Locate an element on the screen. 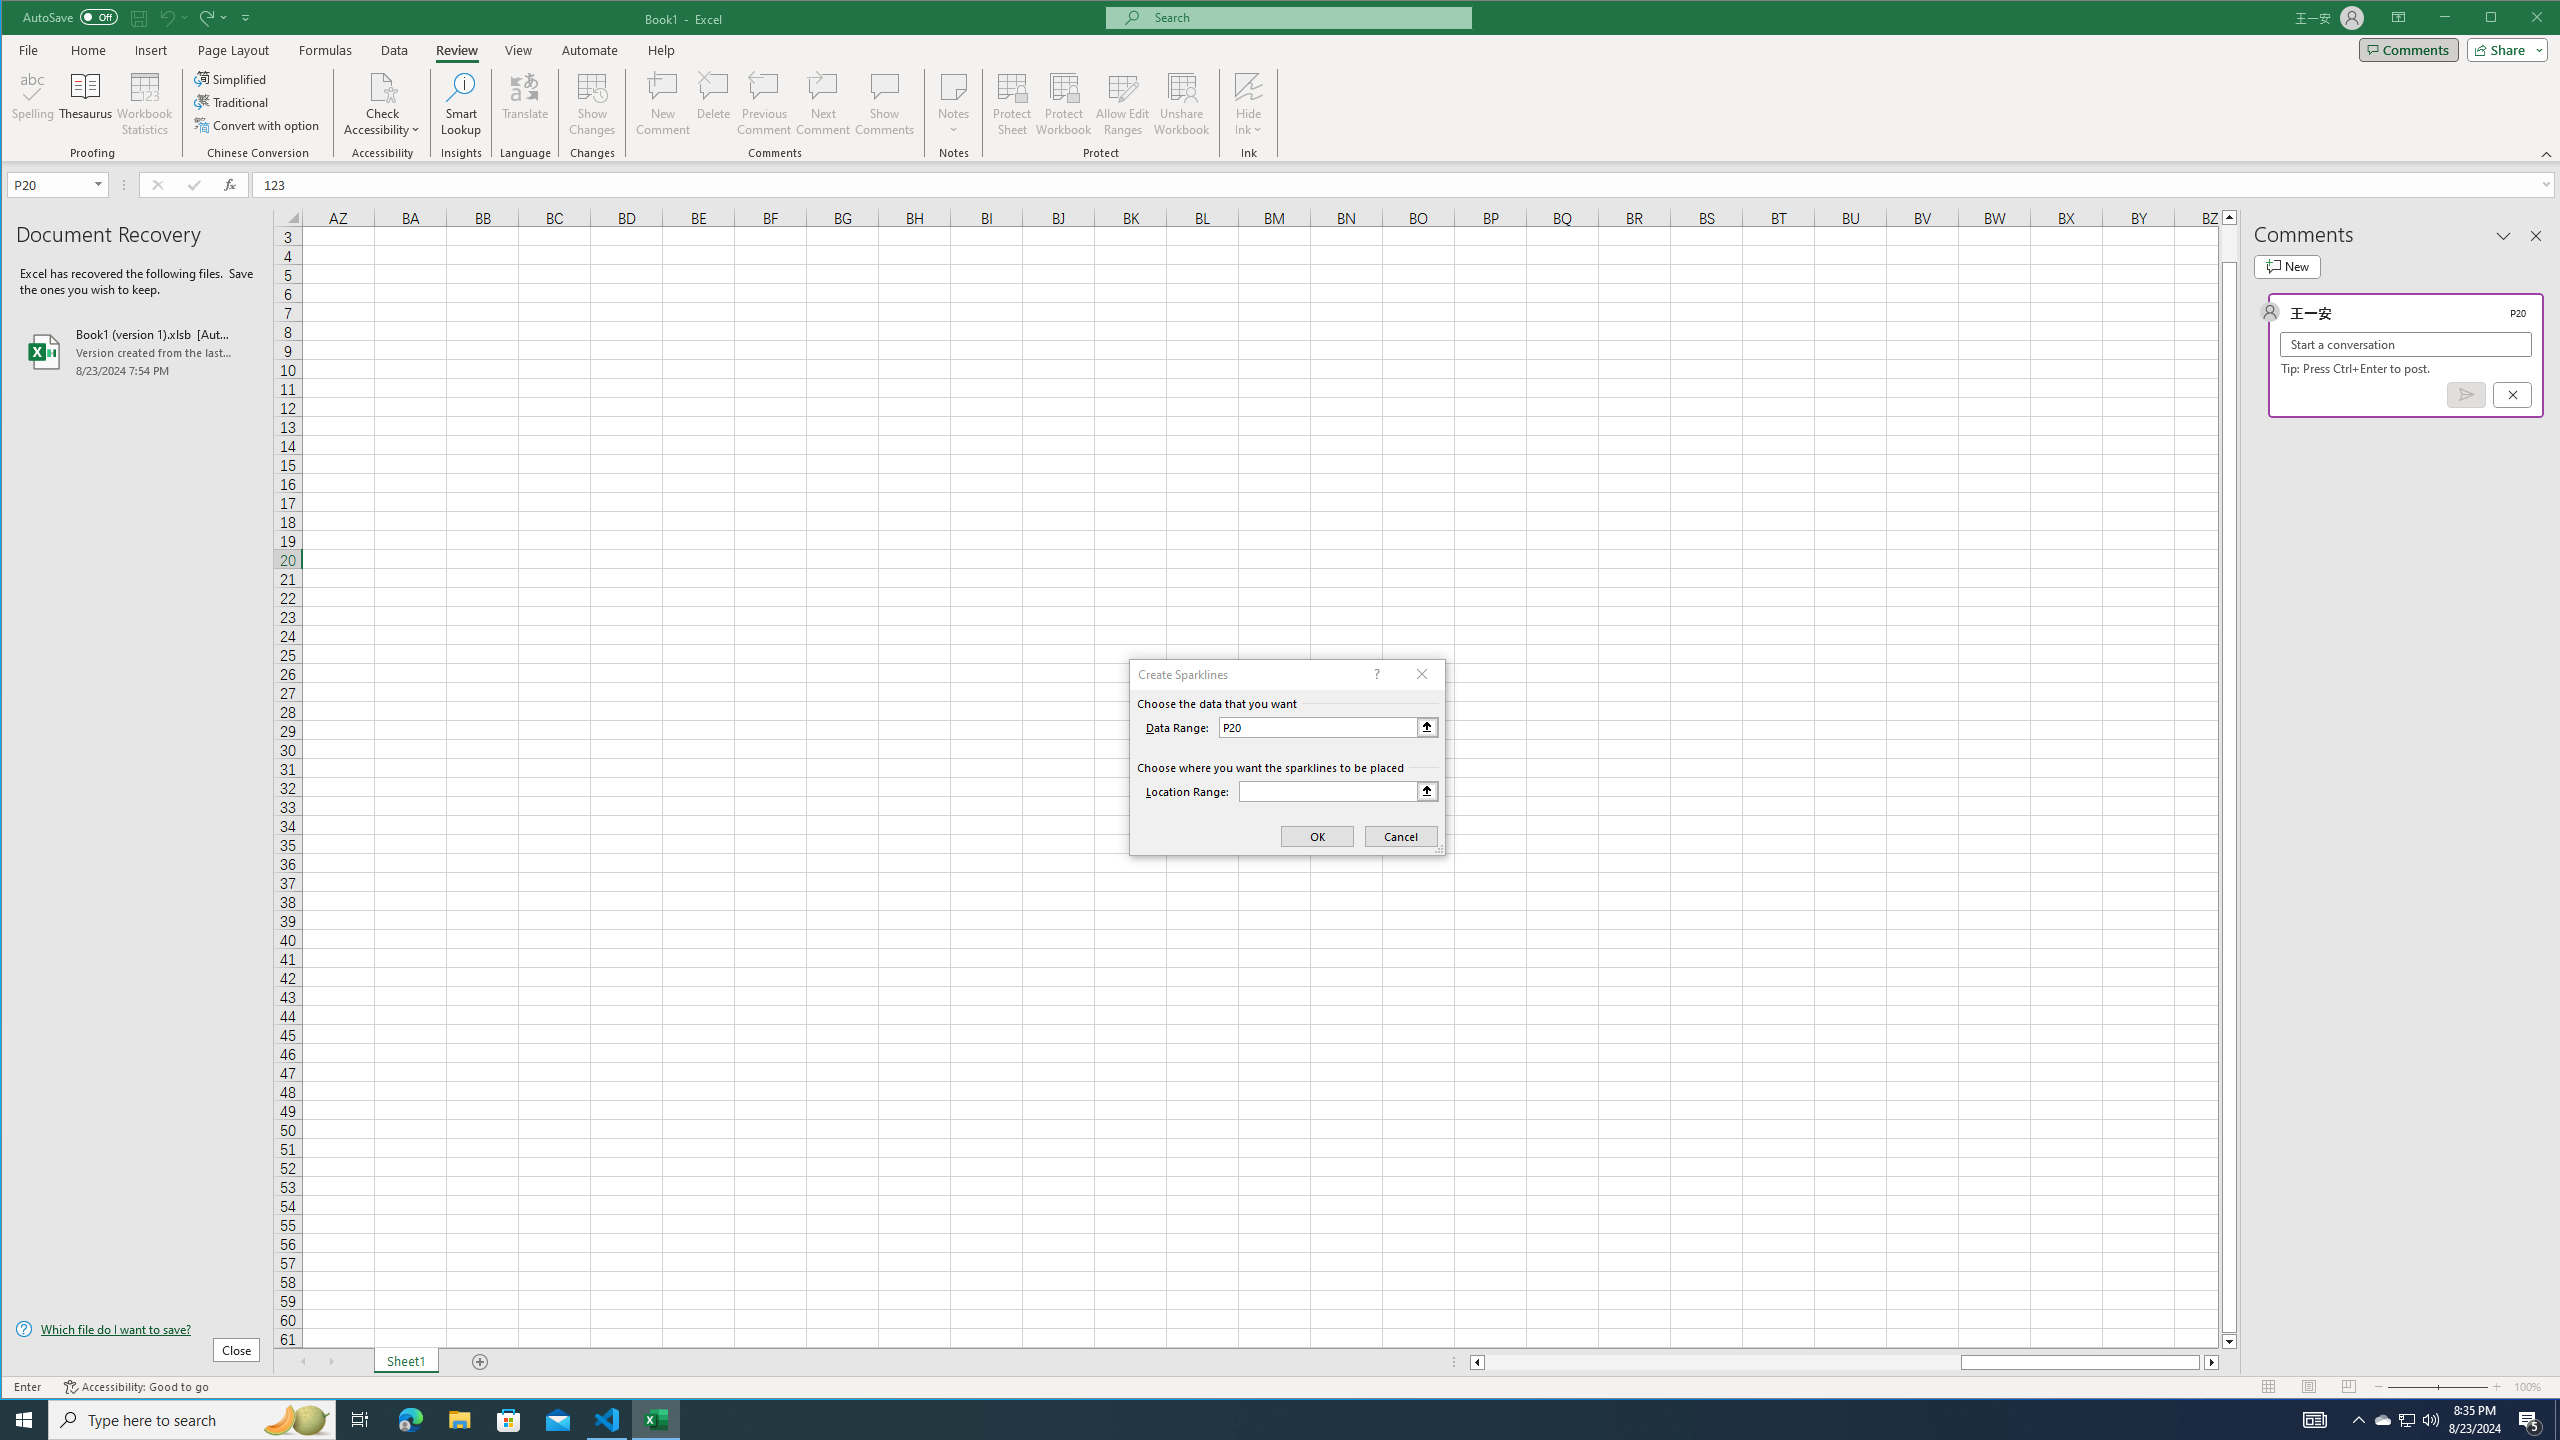  'Traditional' is located at coordinates (232, 102).